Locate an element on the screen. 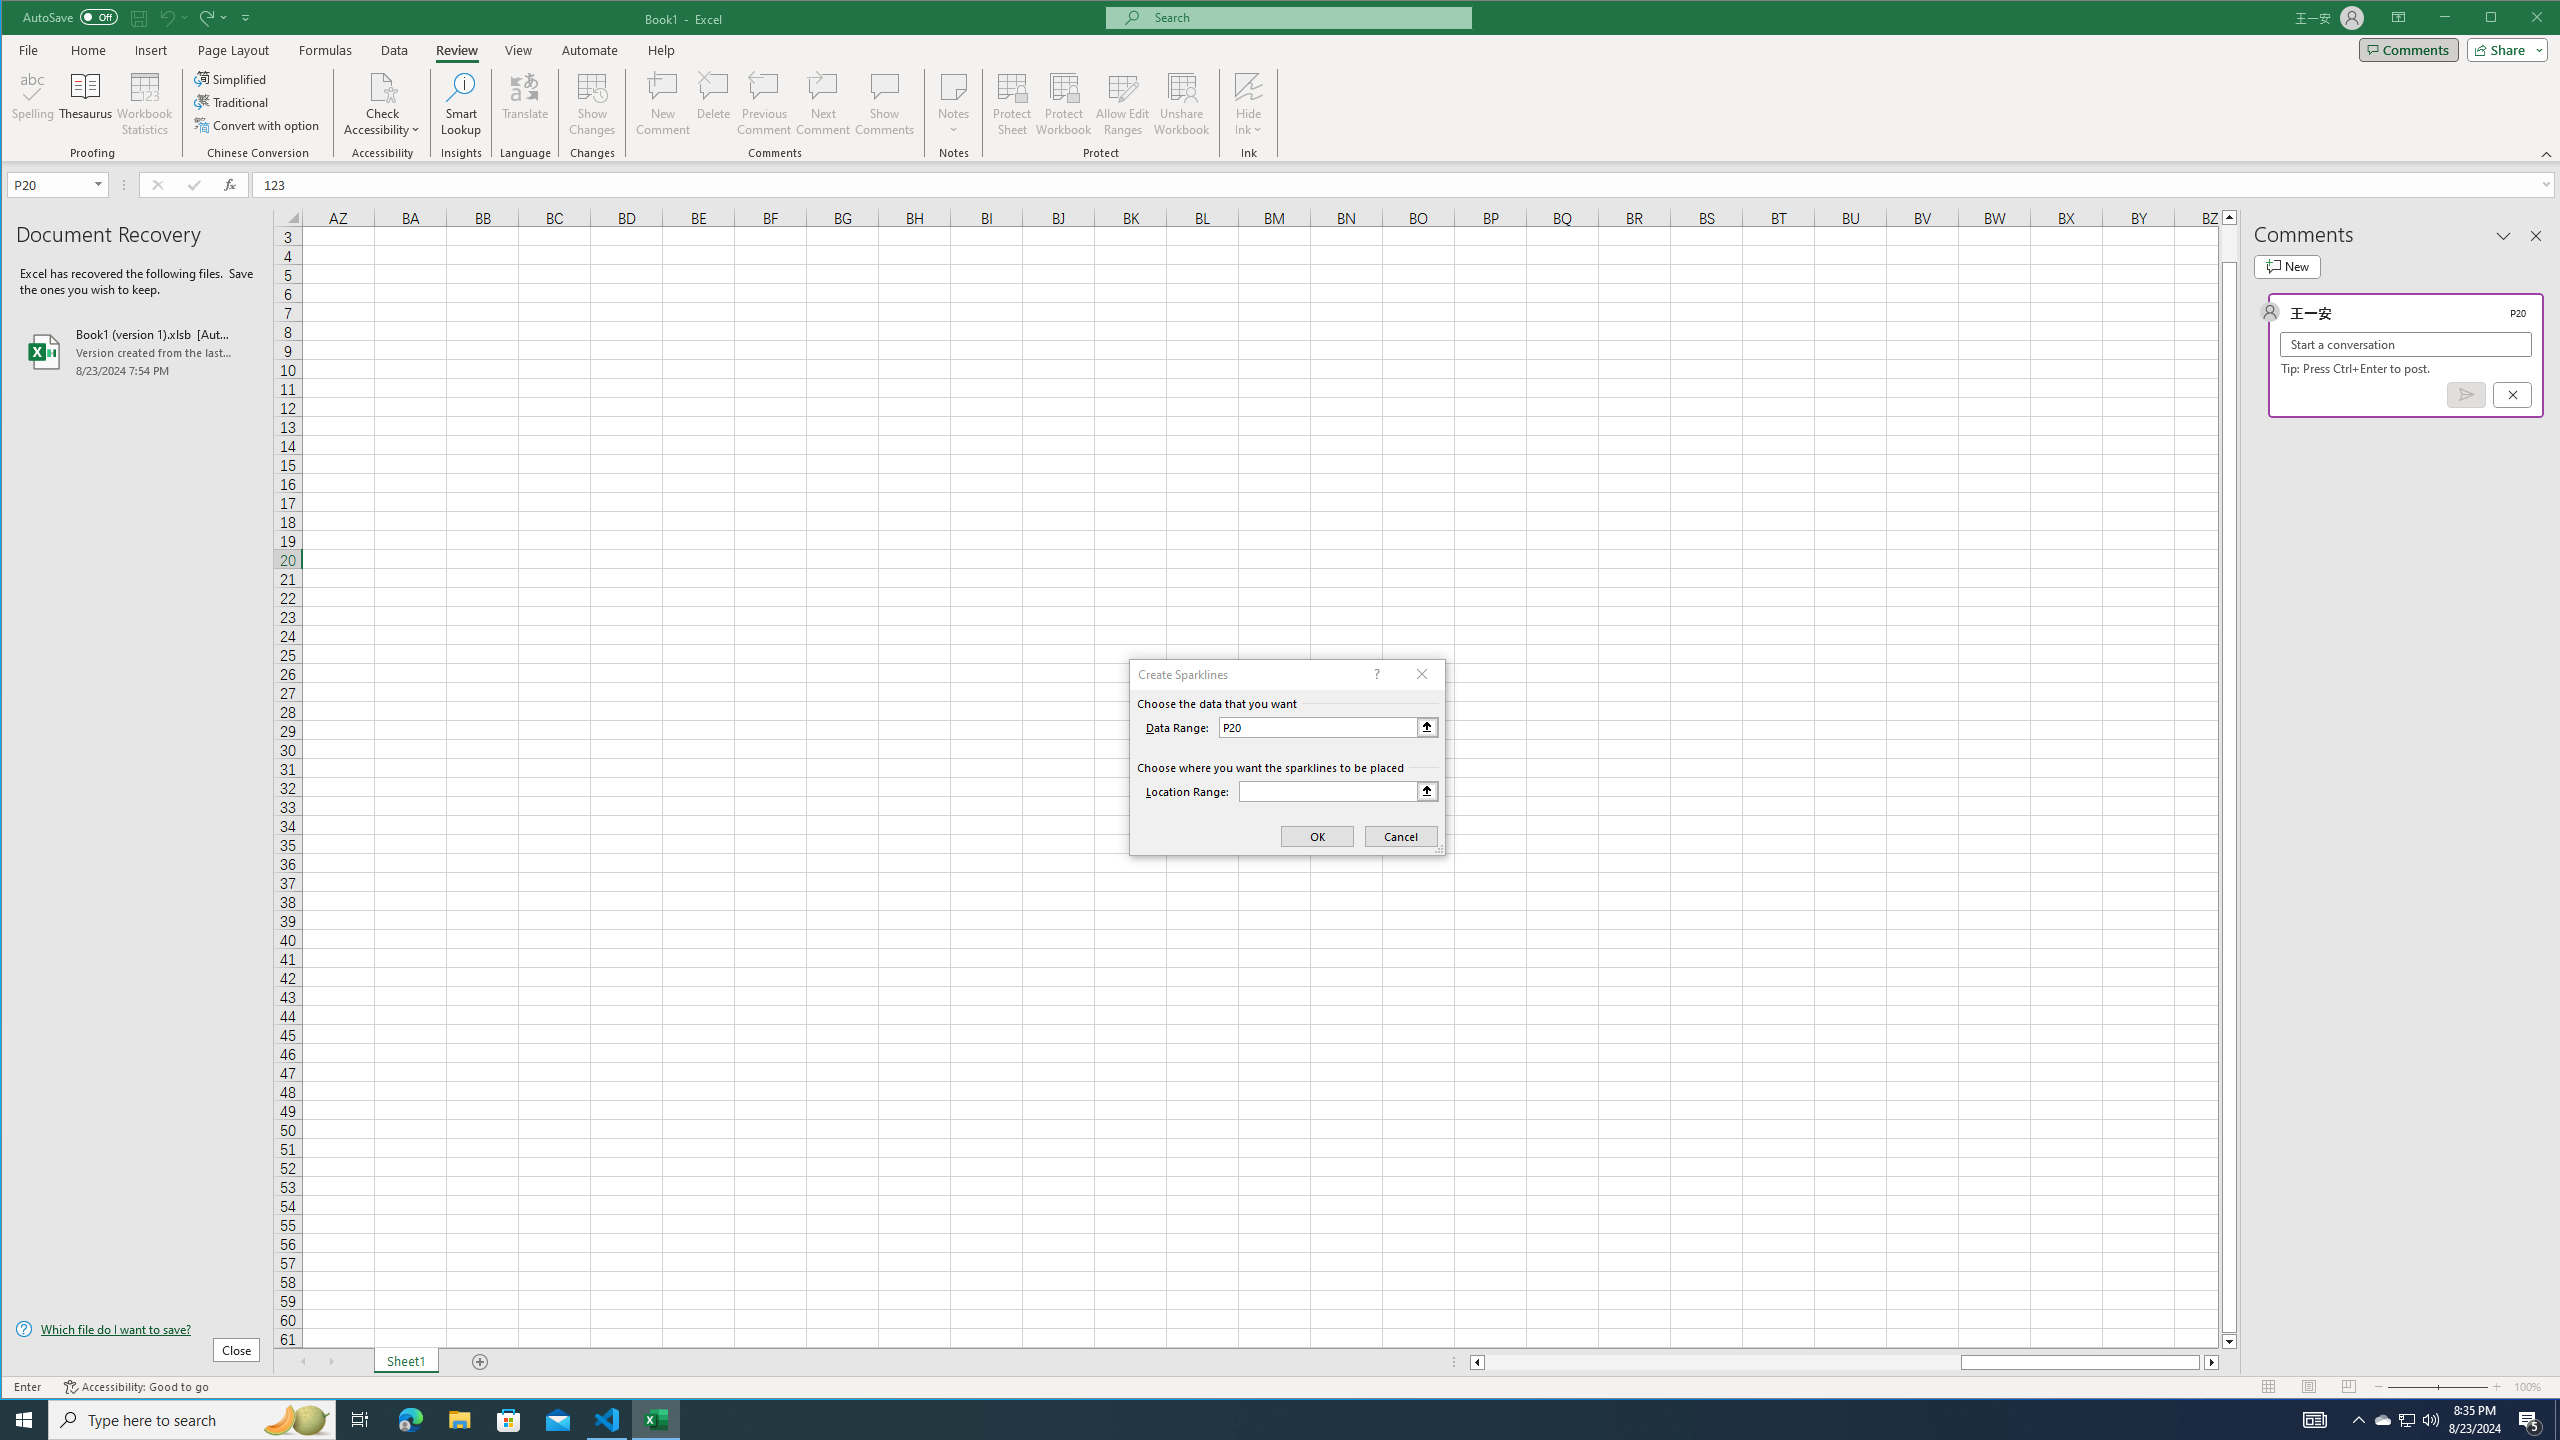  'Traditional' is located at coordinates (232, 102).